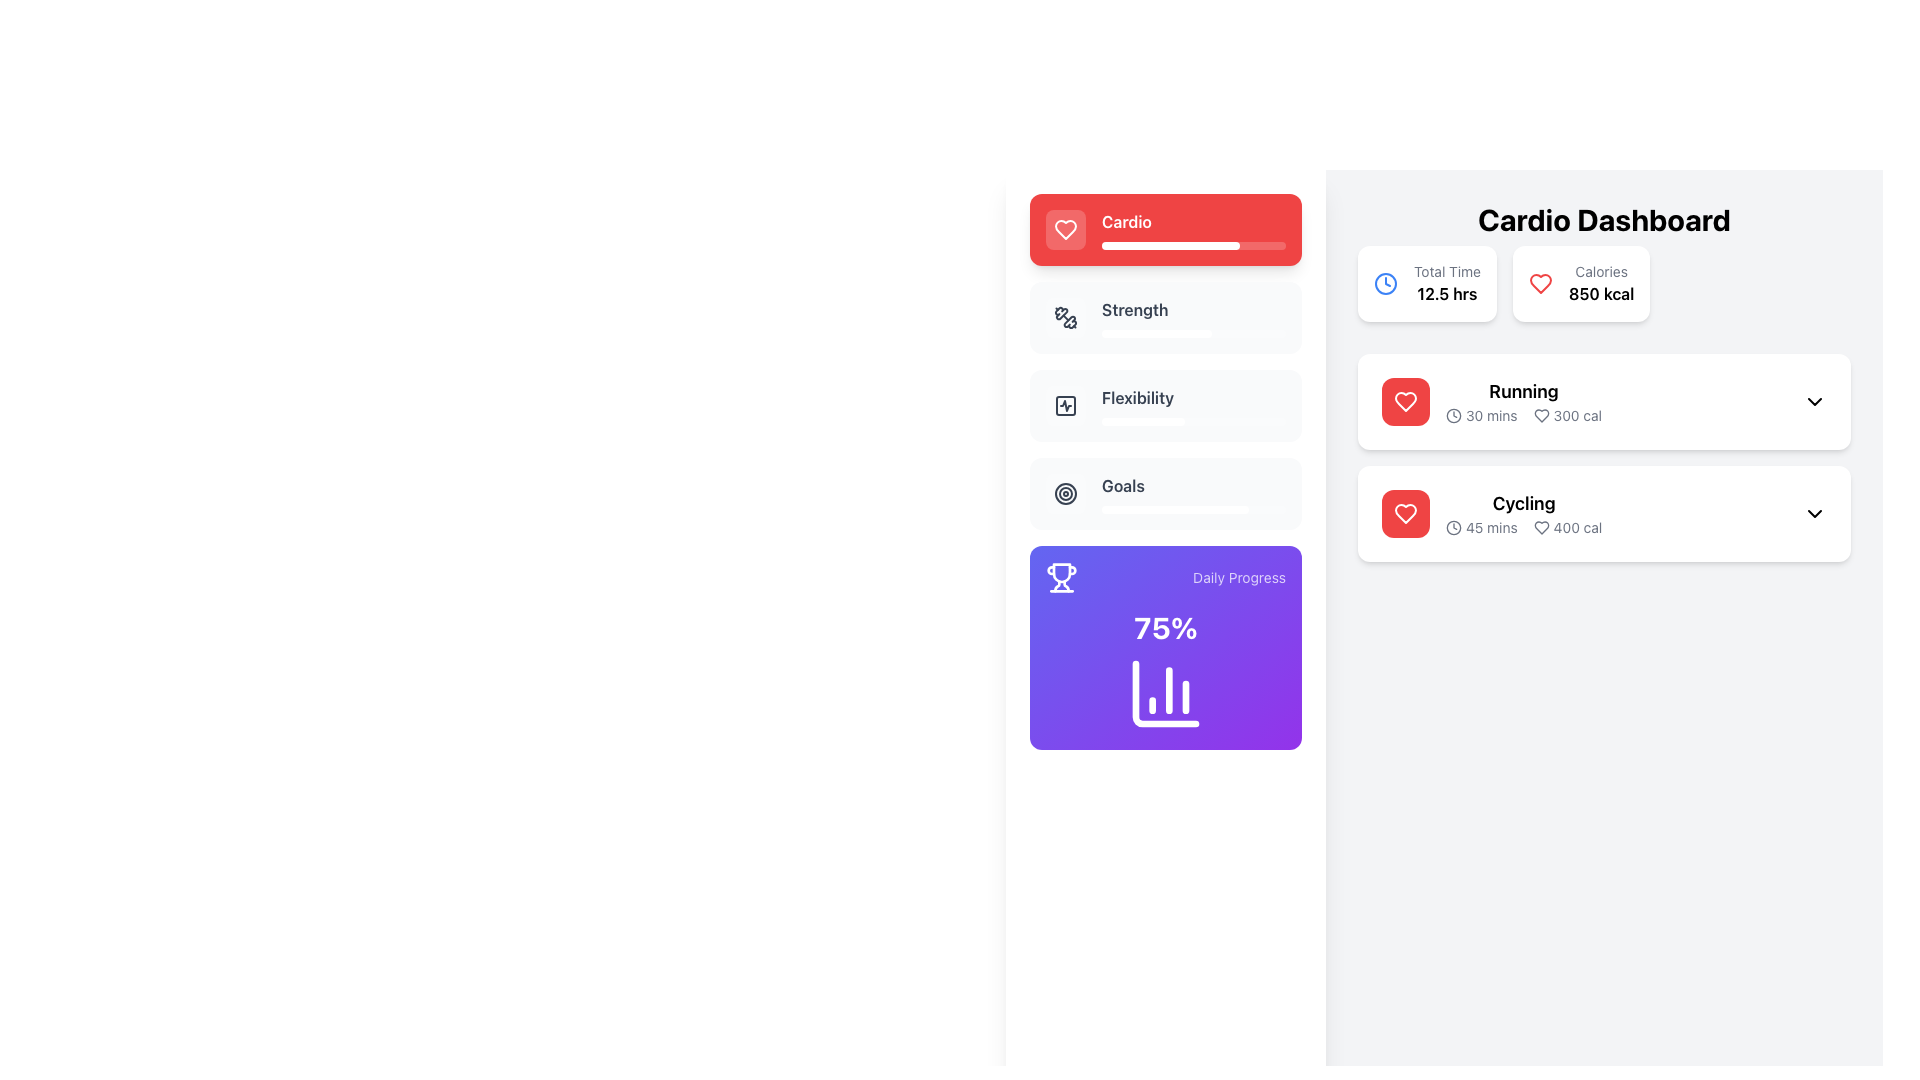 This screenshot has width=1920, height=1080. I want to click on the 'Daily Progress' label text, which is a small font-size text with a slightly faded and transparent styling, located on a purple background in the dashboard interface, so click(1238, 578).